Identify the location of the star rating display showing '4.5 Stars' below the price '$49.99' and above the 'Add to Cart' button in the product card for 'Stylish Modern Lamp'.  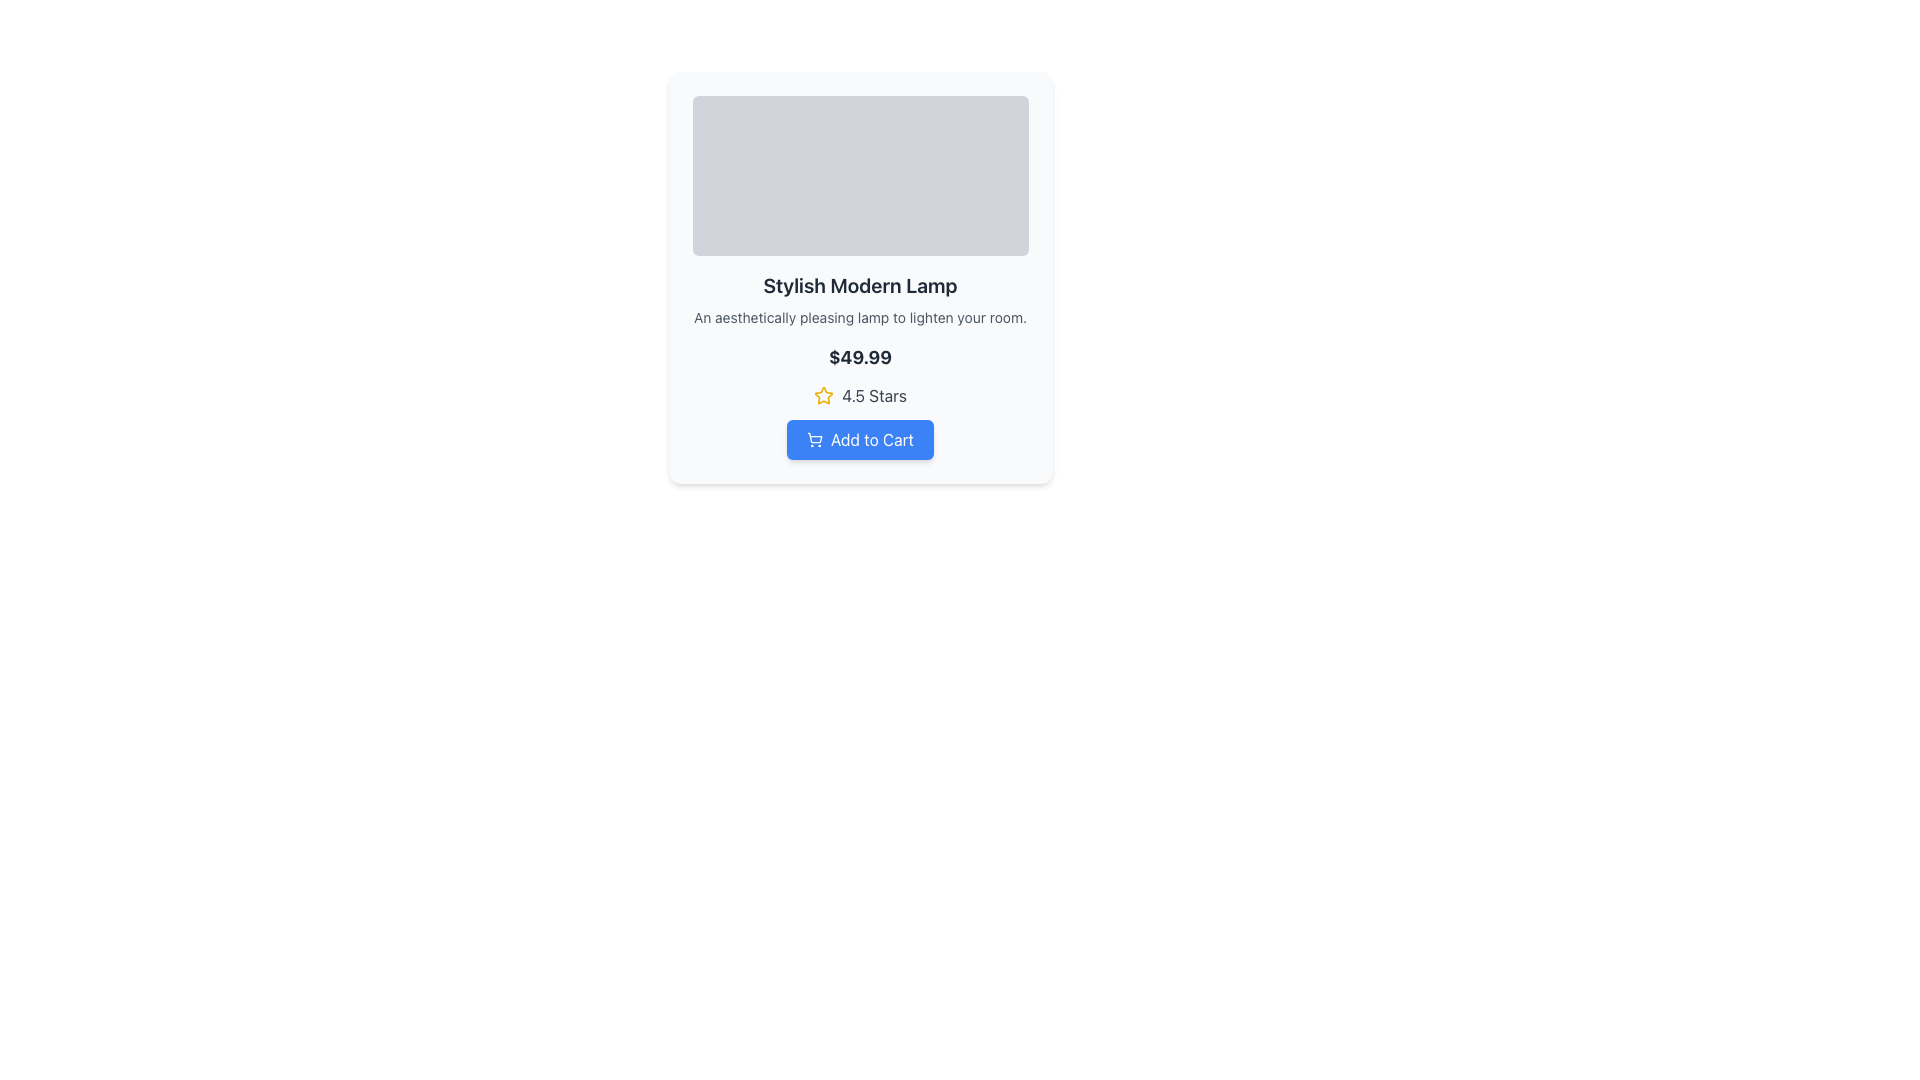
(860, 396).